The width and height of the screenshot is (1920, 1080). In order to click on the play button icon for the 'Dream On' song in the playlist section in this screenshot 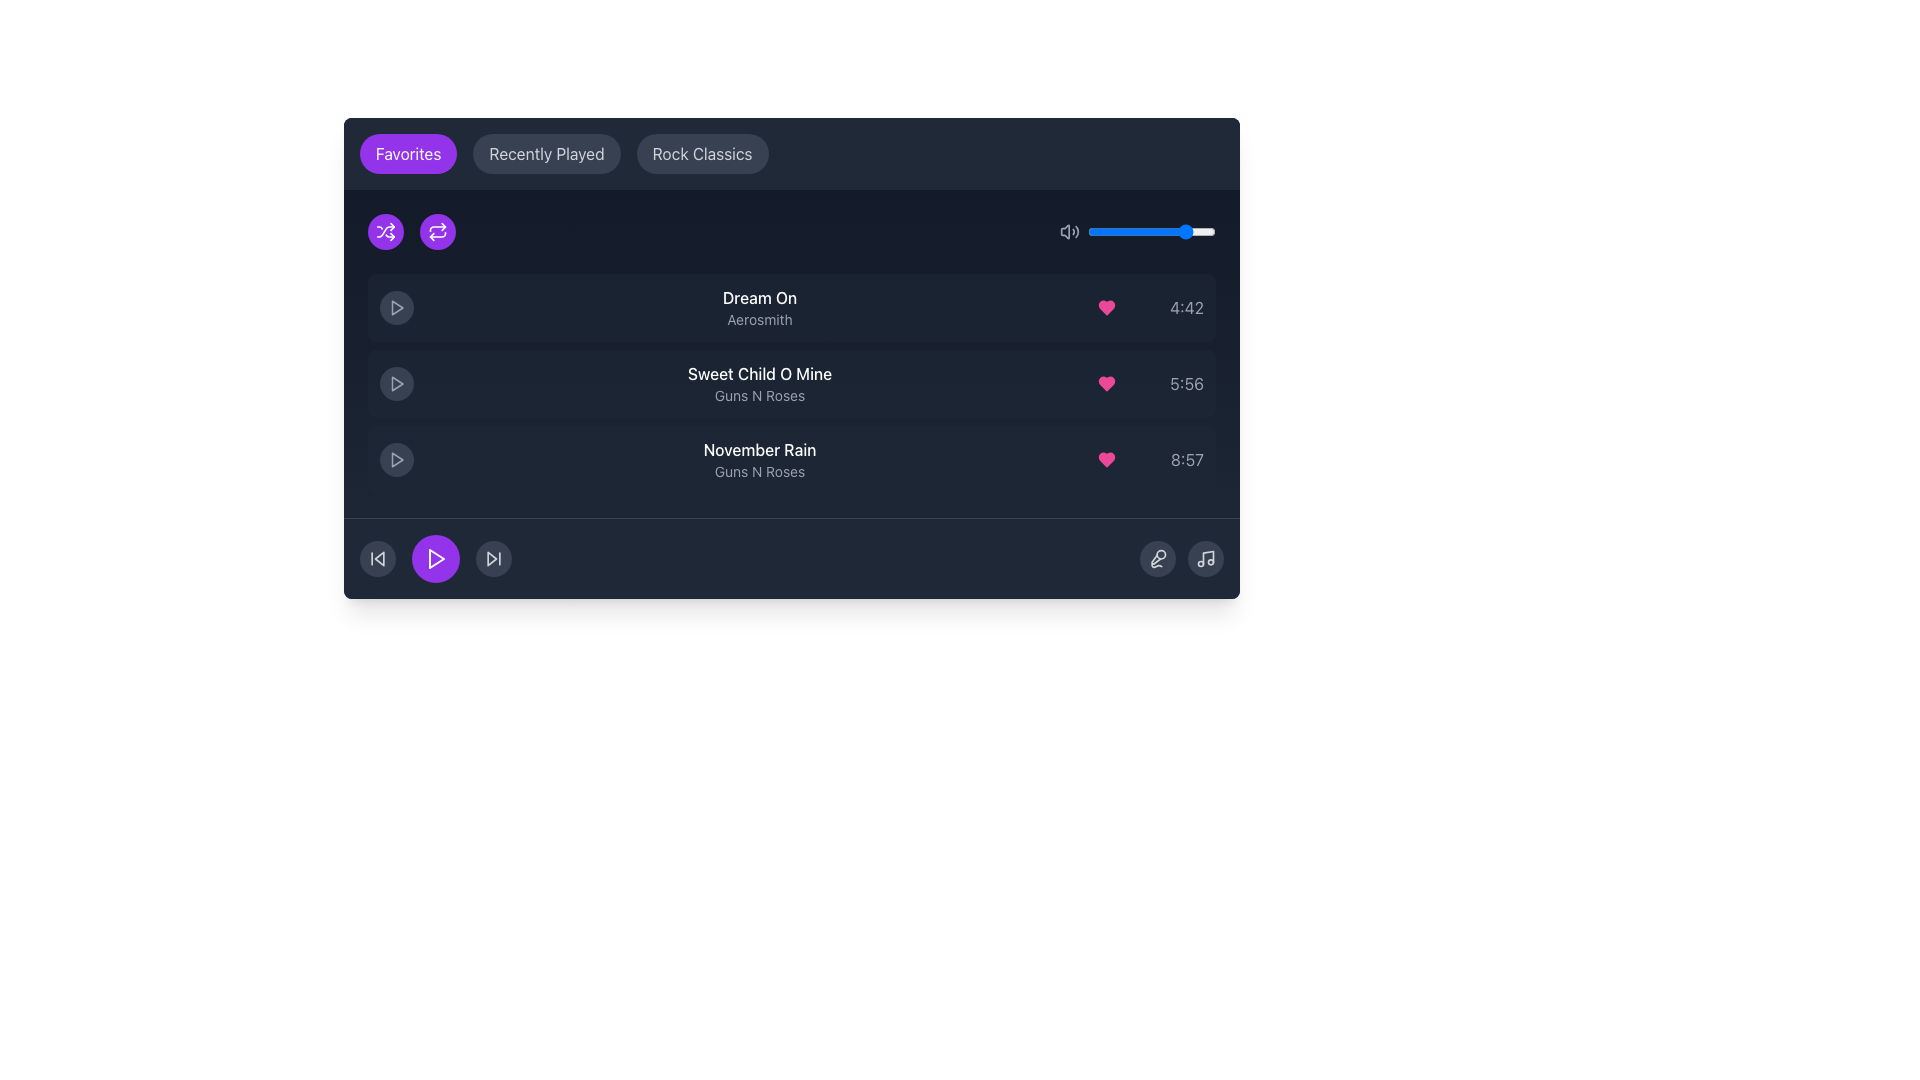, I will do `click(397, 308)`.